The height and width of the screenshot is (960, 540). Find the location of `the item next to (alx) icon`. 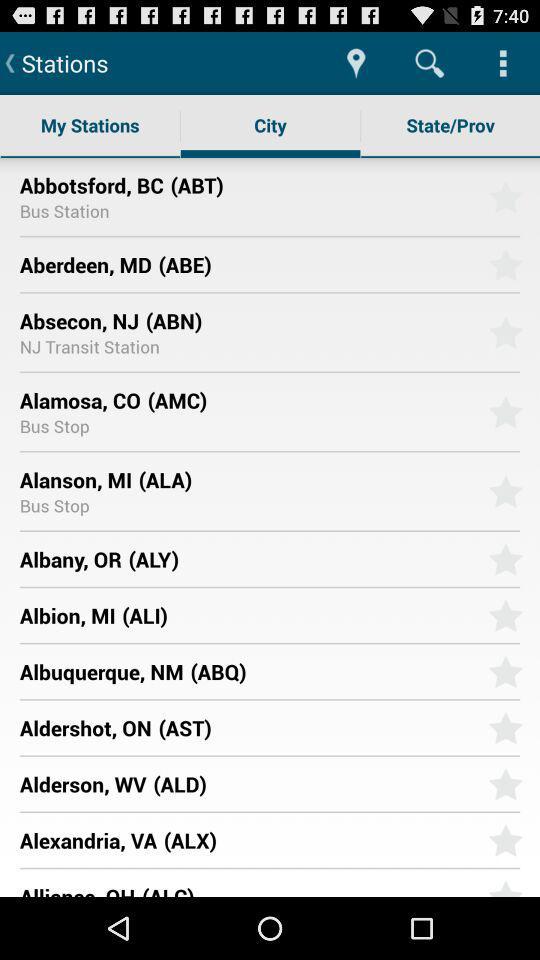

the item next to (alx) icon is located at coordinates (87, 840).